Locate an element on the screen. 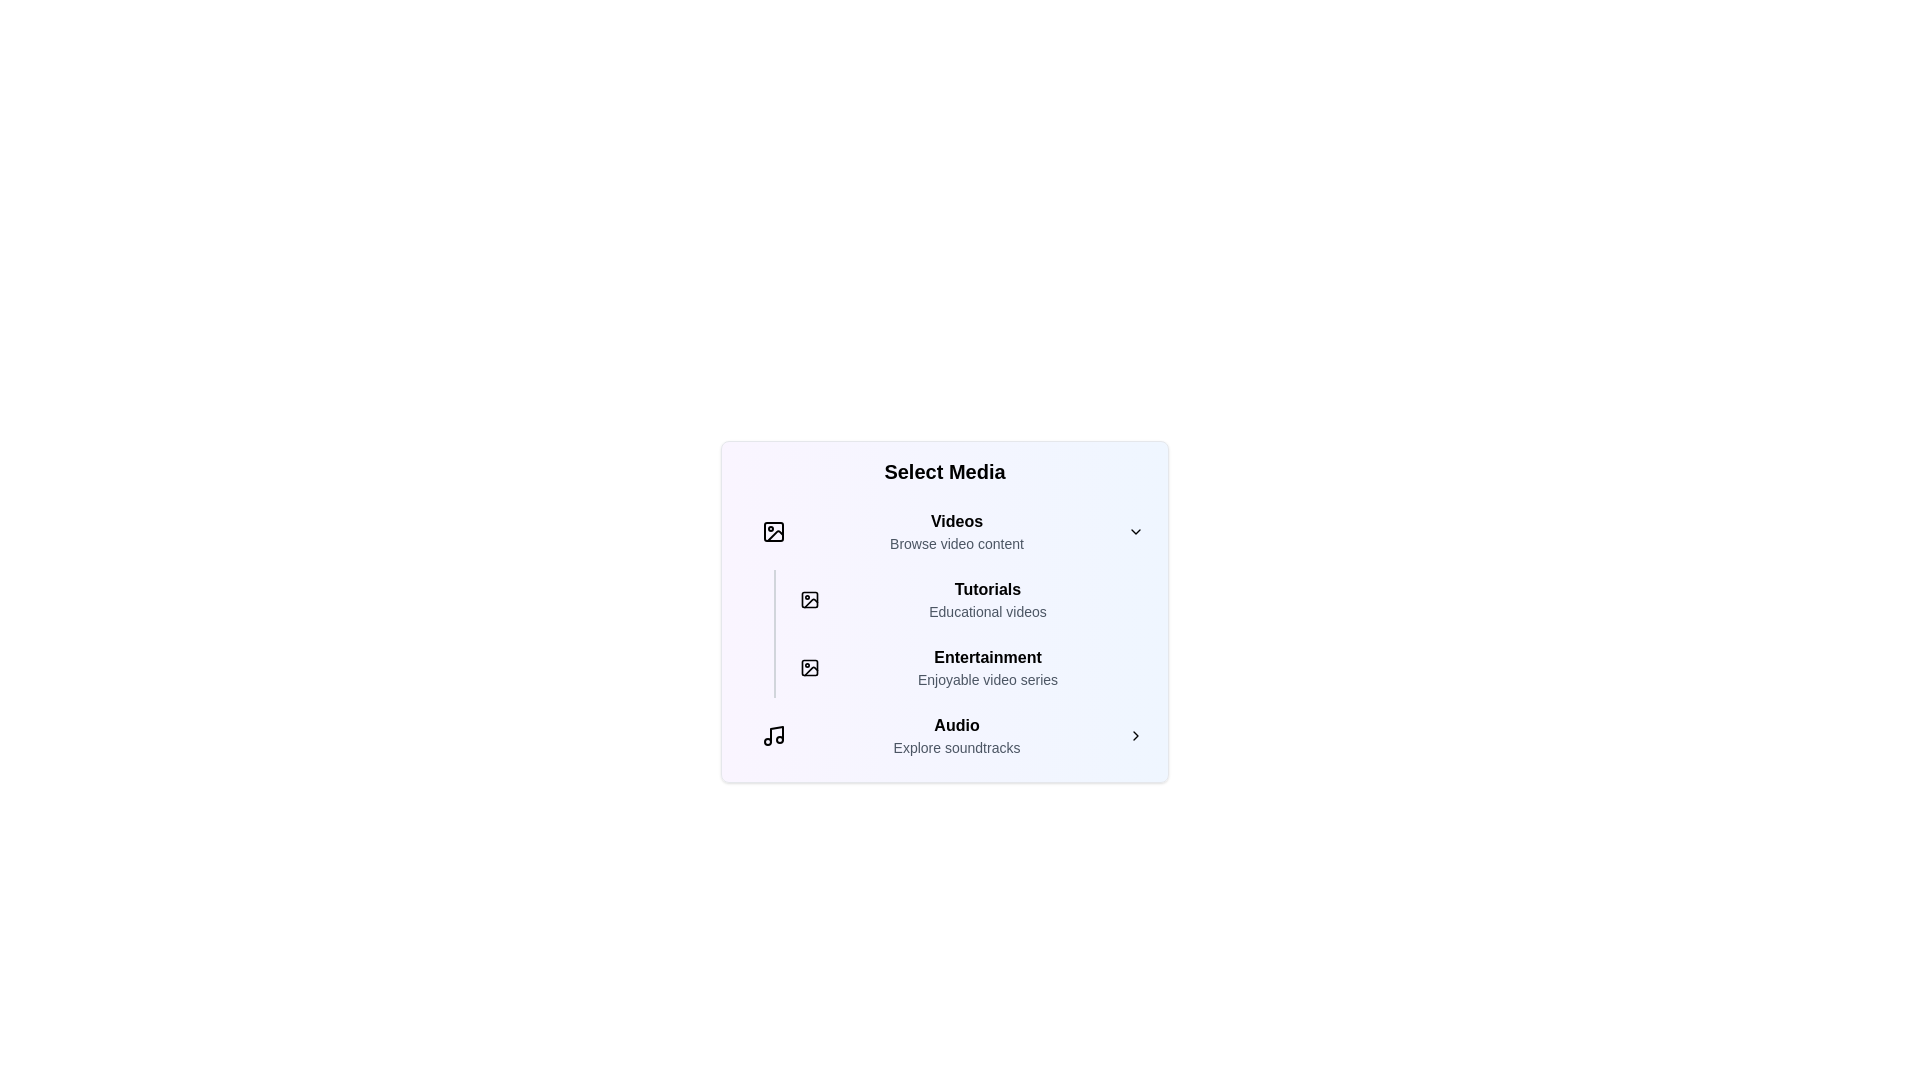 This screenshot has height=1080, width=1920. the small rectangular button with an image-like icon, located is located at coordinates (810, 667).